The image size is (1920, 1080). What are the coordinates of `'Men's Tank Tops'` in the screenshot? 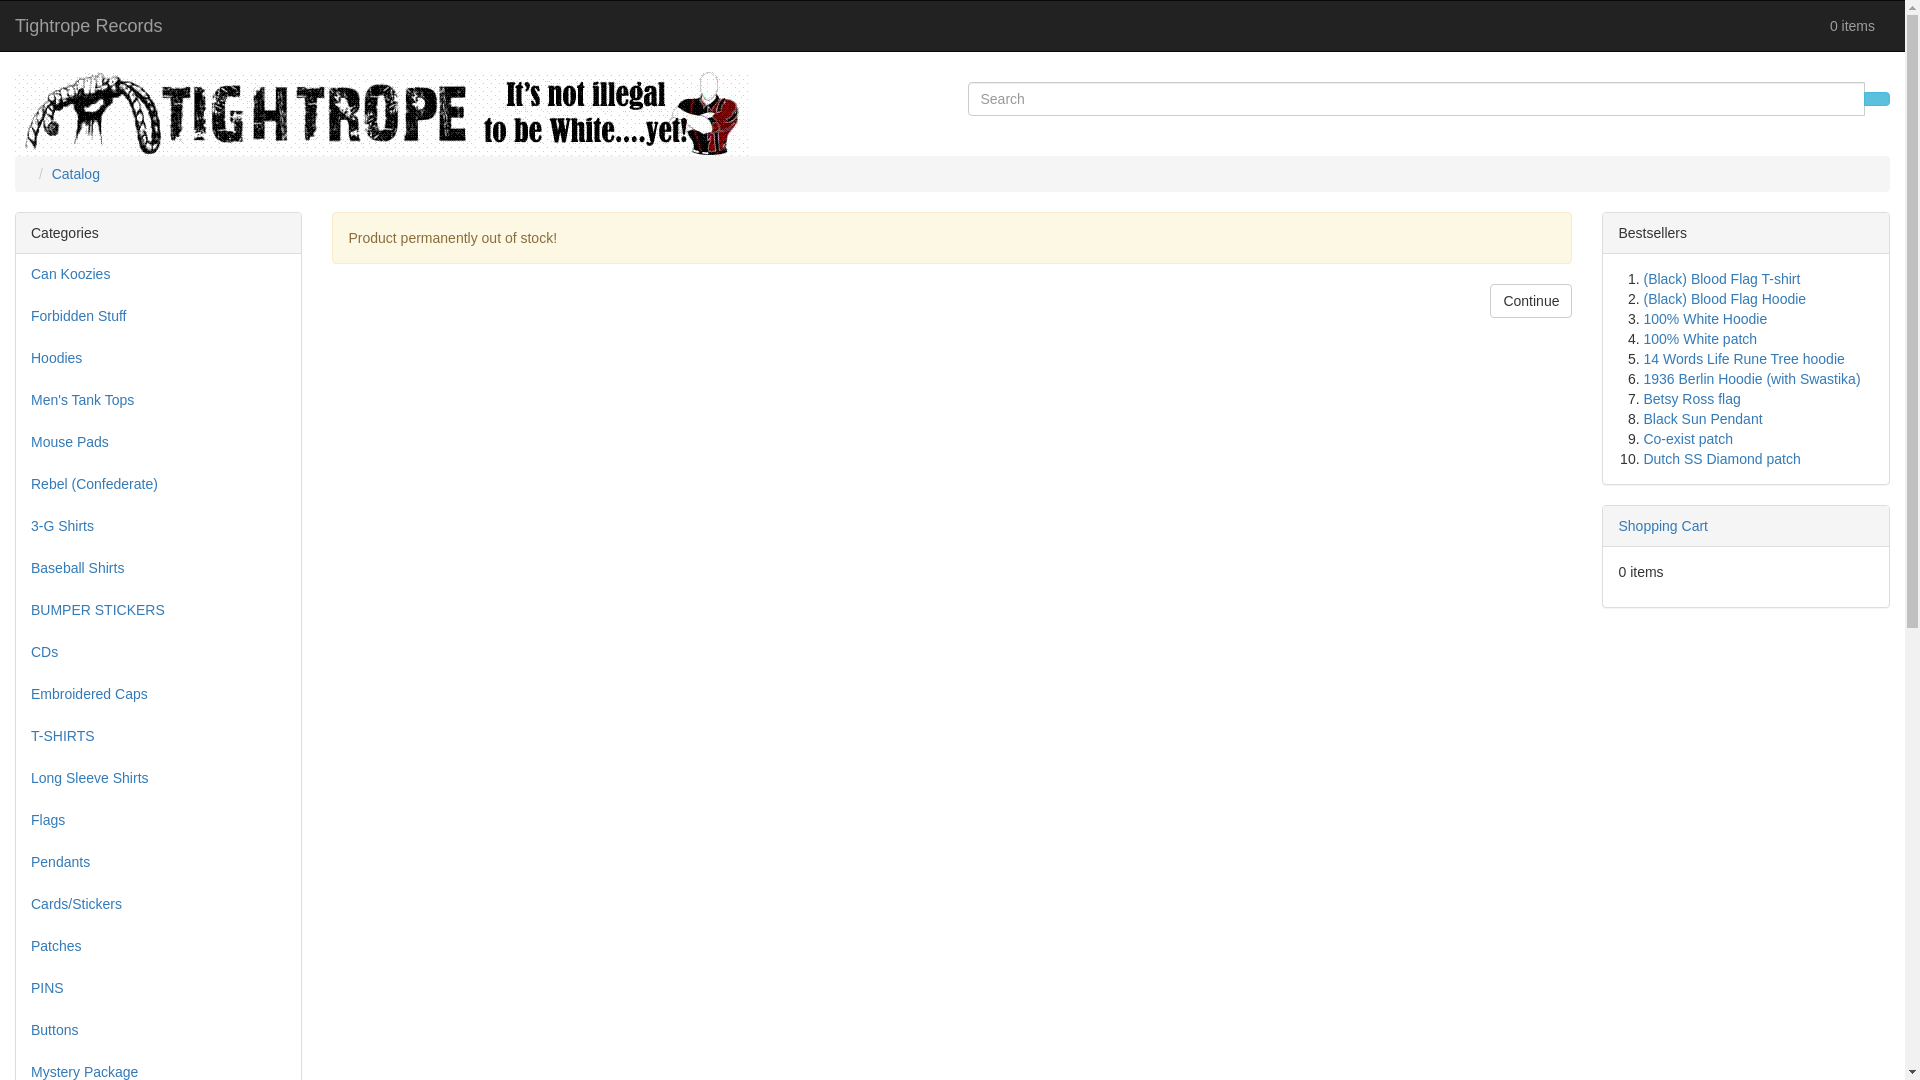 It's located at (157, 400).